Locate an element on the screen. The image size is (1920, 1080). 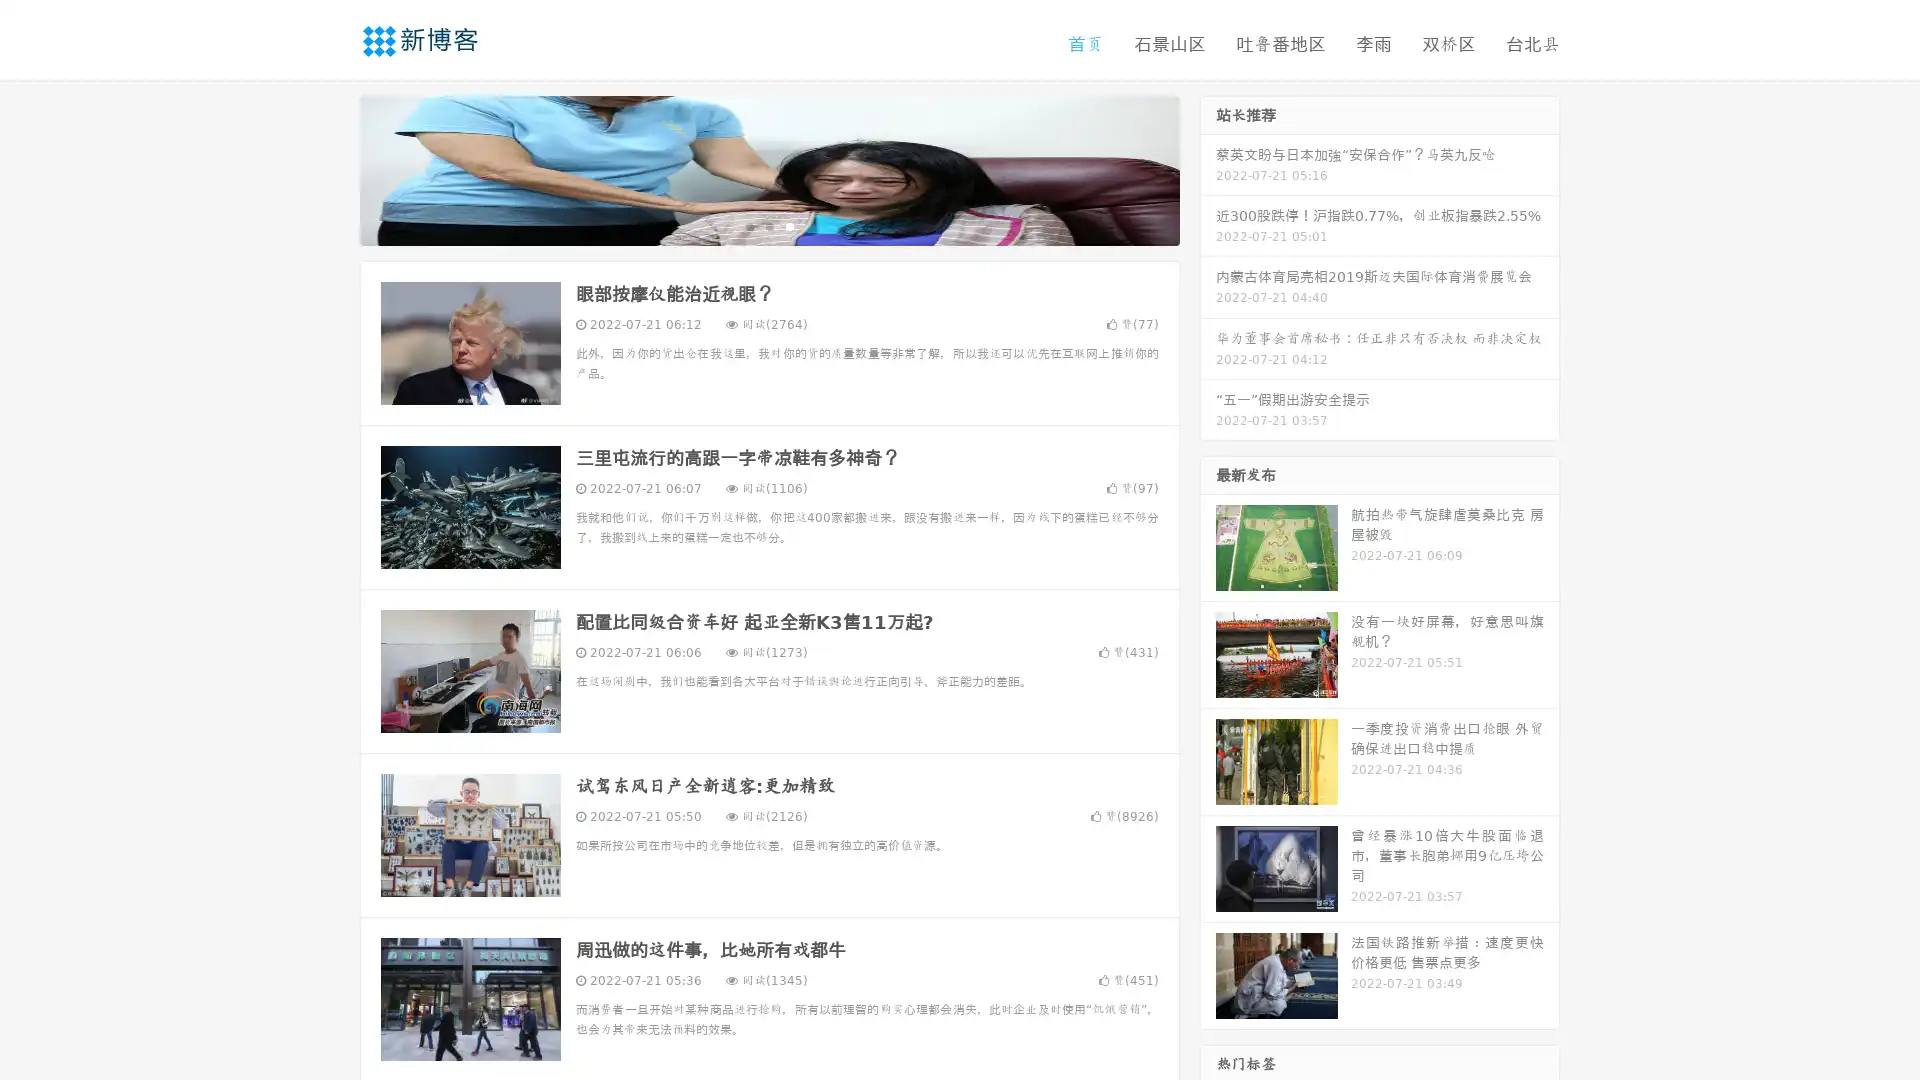
Previous slide is located at coordinates (330, 168).